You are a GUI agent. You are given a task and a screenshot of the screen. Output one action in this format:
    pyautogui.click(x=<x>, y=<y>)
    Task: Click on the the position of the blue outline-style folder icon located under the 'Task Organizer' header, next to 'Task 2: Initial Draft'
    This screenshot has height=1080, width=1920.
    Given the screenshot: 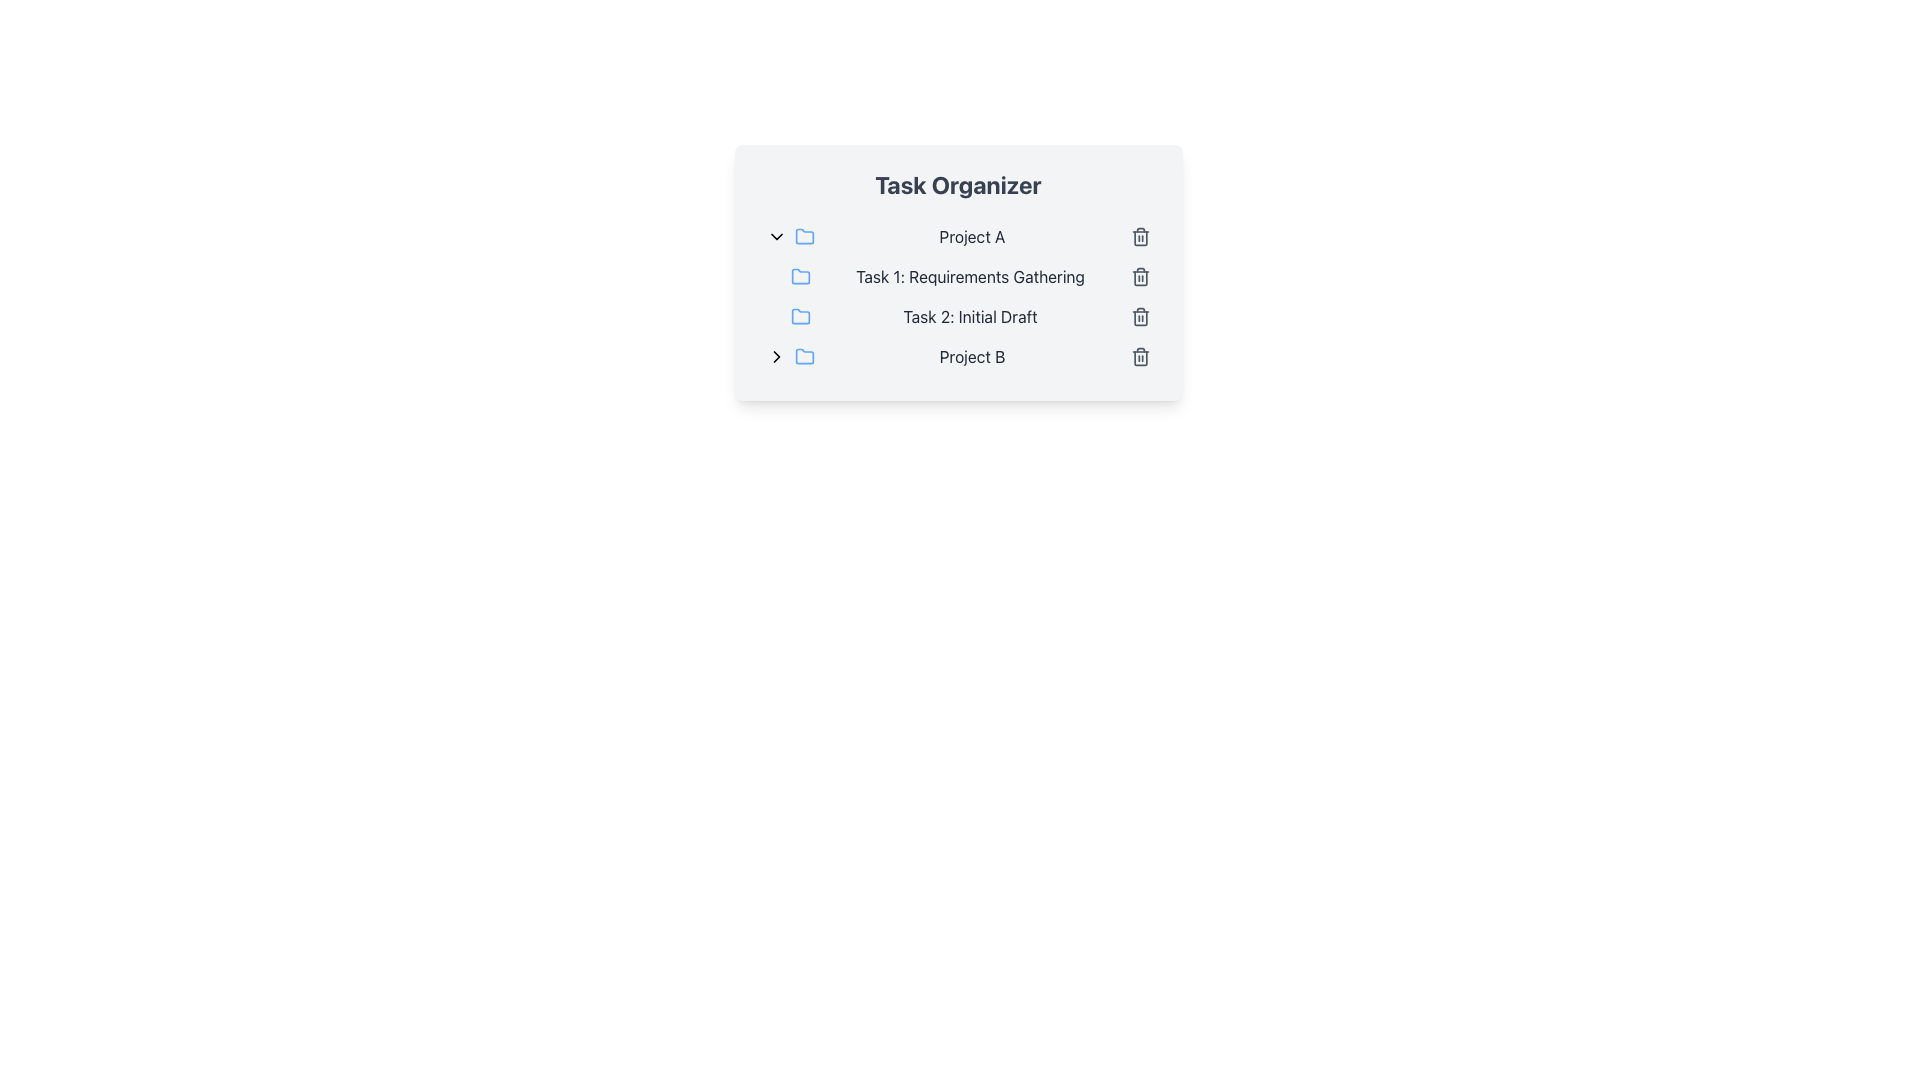 What is the action you would take?
    pyautogui.click(x=800, y=315)
    